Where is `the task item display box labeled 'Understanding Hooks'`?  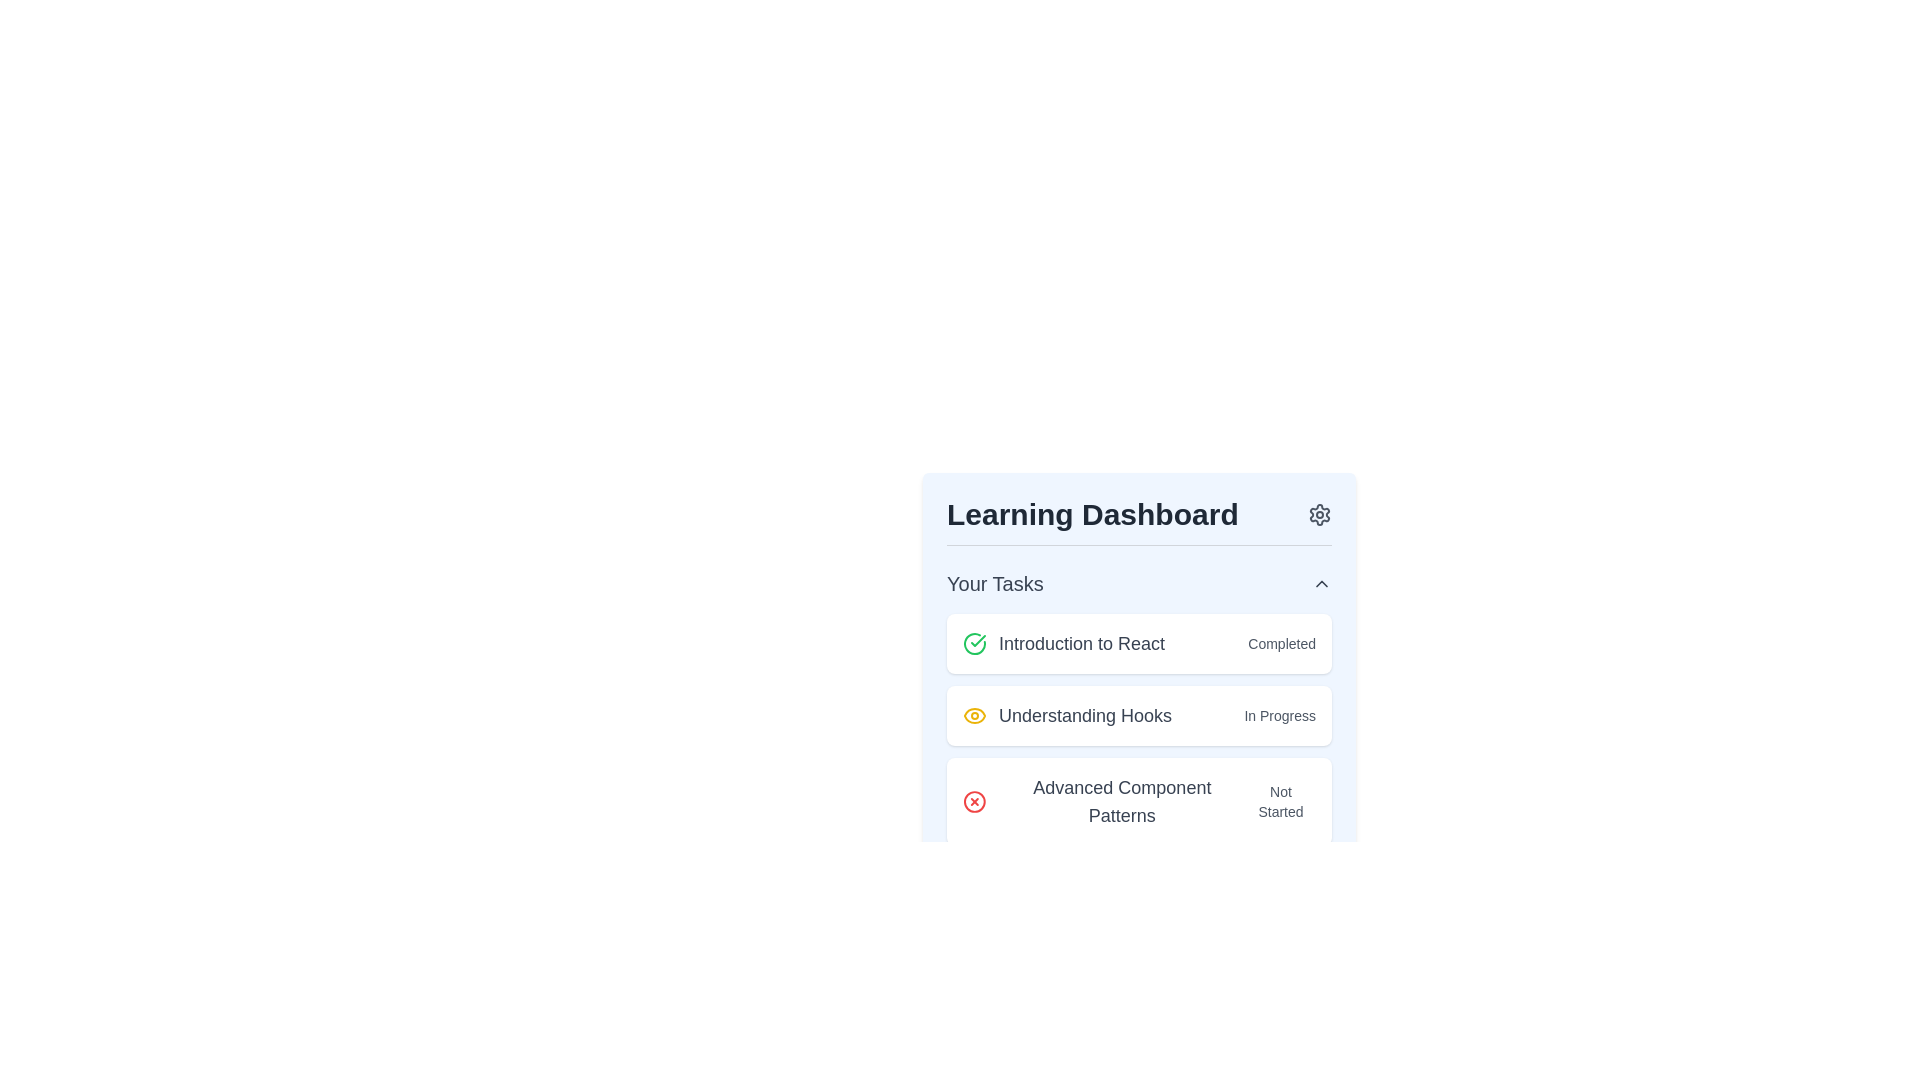 the task item display box labeled 'Understanding Hooks' is located at coordinates (1139, 729).